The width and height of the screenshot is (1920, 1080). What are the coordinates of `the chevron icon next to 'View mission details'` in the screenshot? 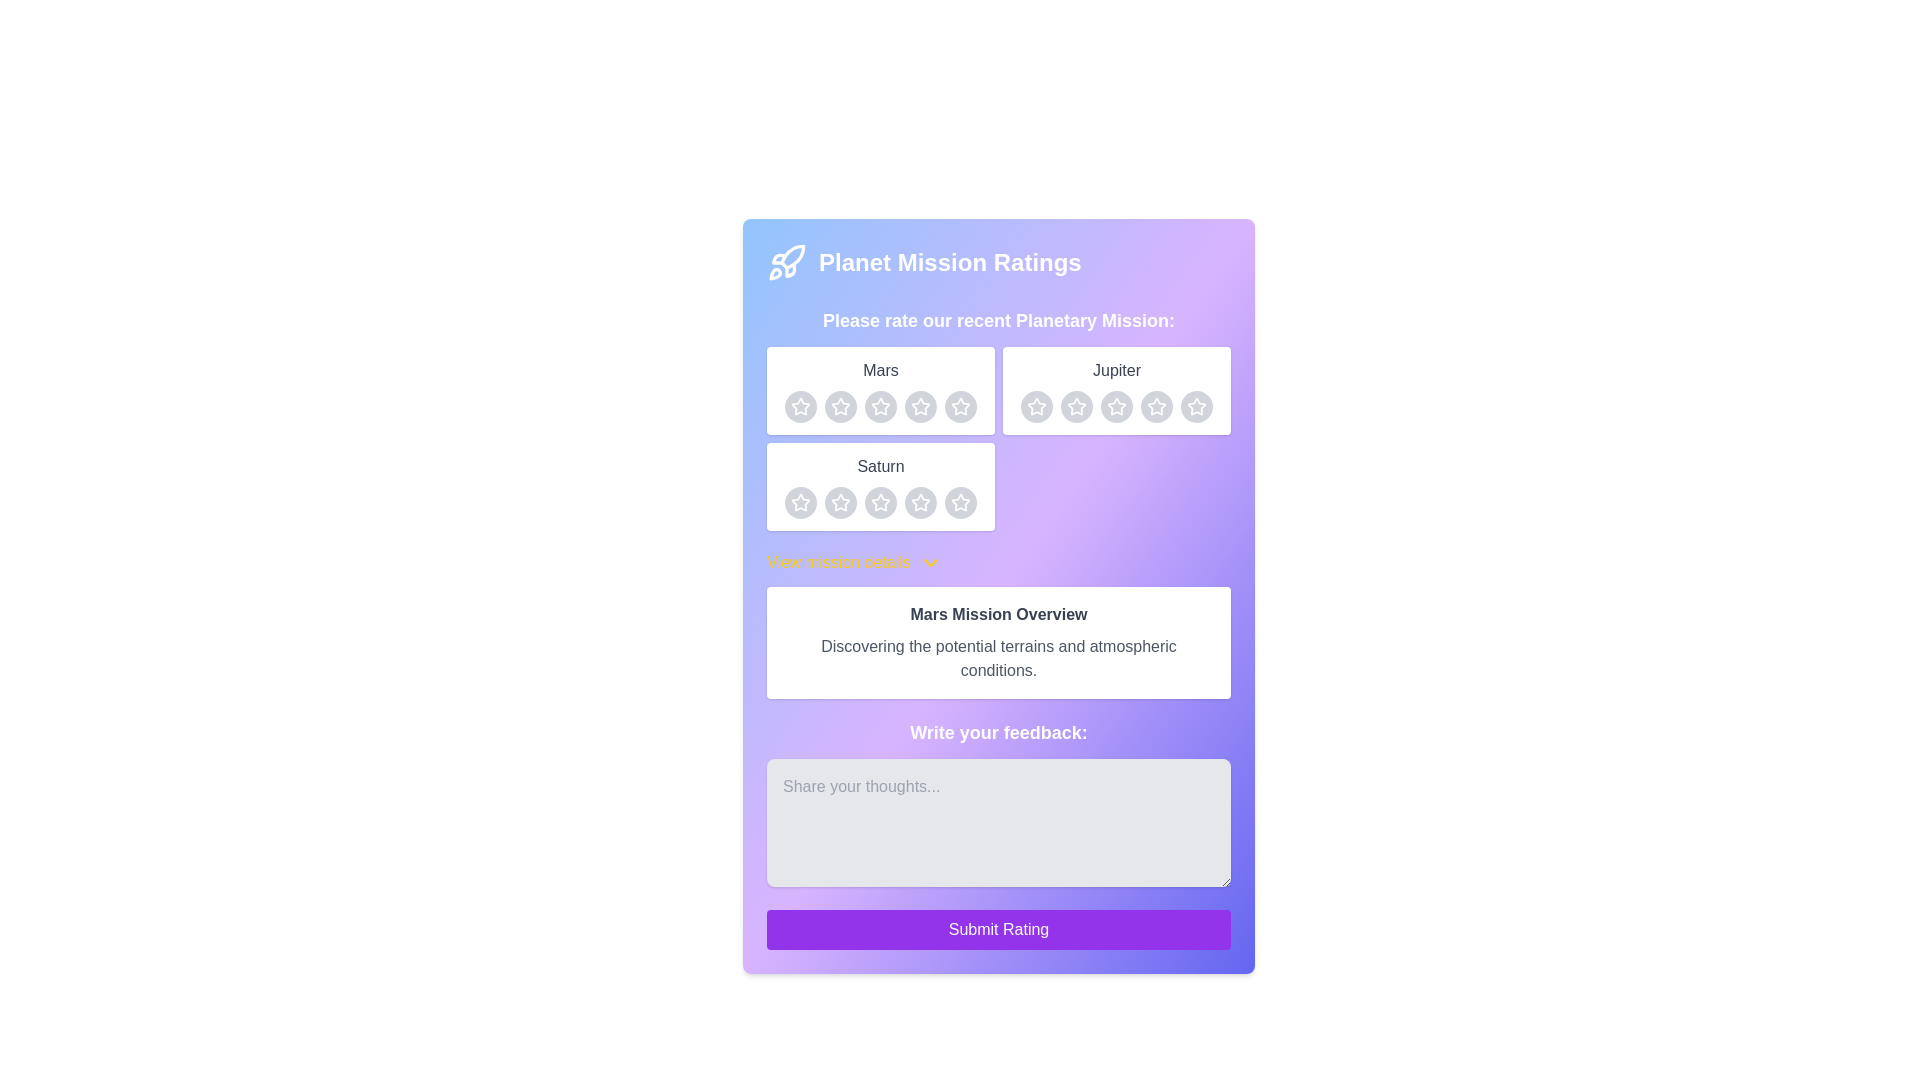 It's located at (929, 563).